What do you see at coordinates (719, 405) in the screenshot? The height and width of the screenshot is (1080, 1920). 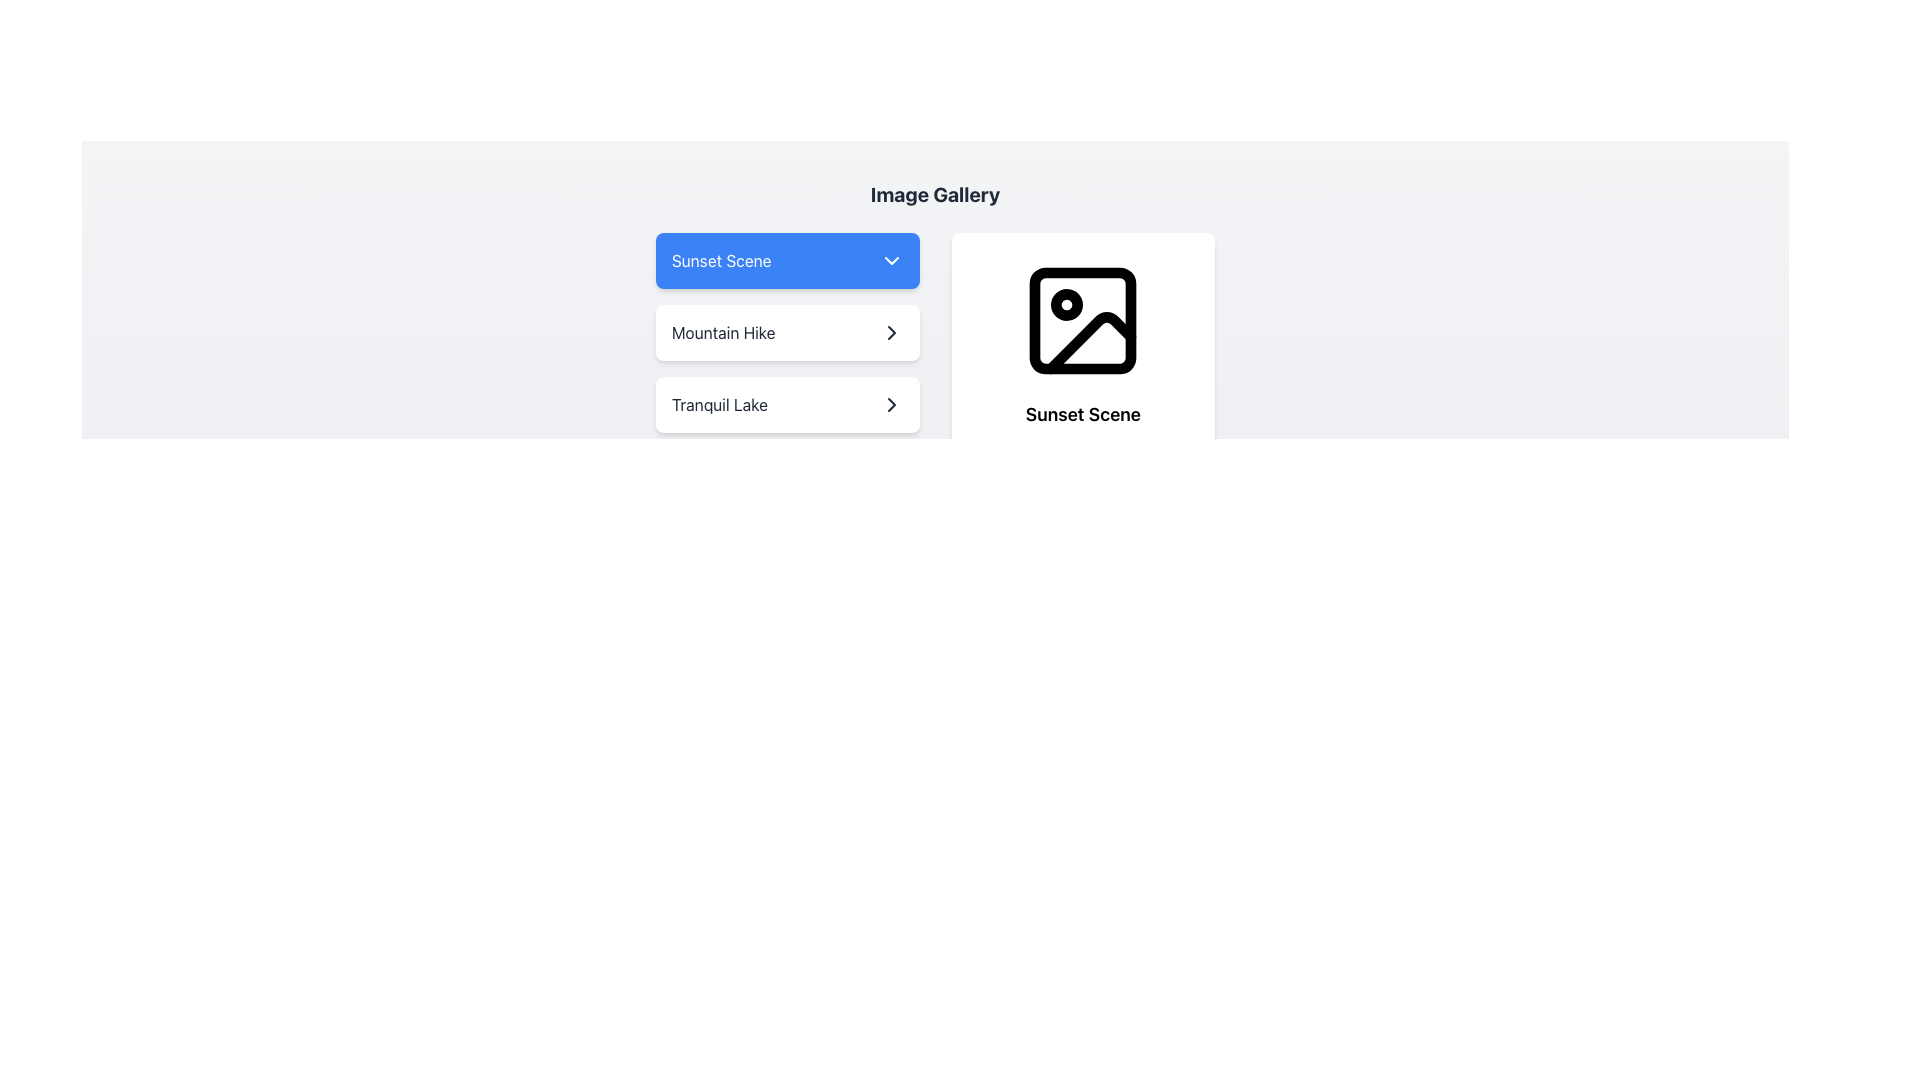 I see `the 'Tranquil Lake' menu option, which is the third option in the vertical list beneath the 'Image Gallery' title` at bounding box center [719, 405].